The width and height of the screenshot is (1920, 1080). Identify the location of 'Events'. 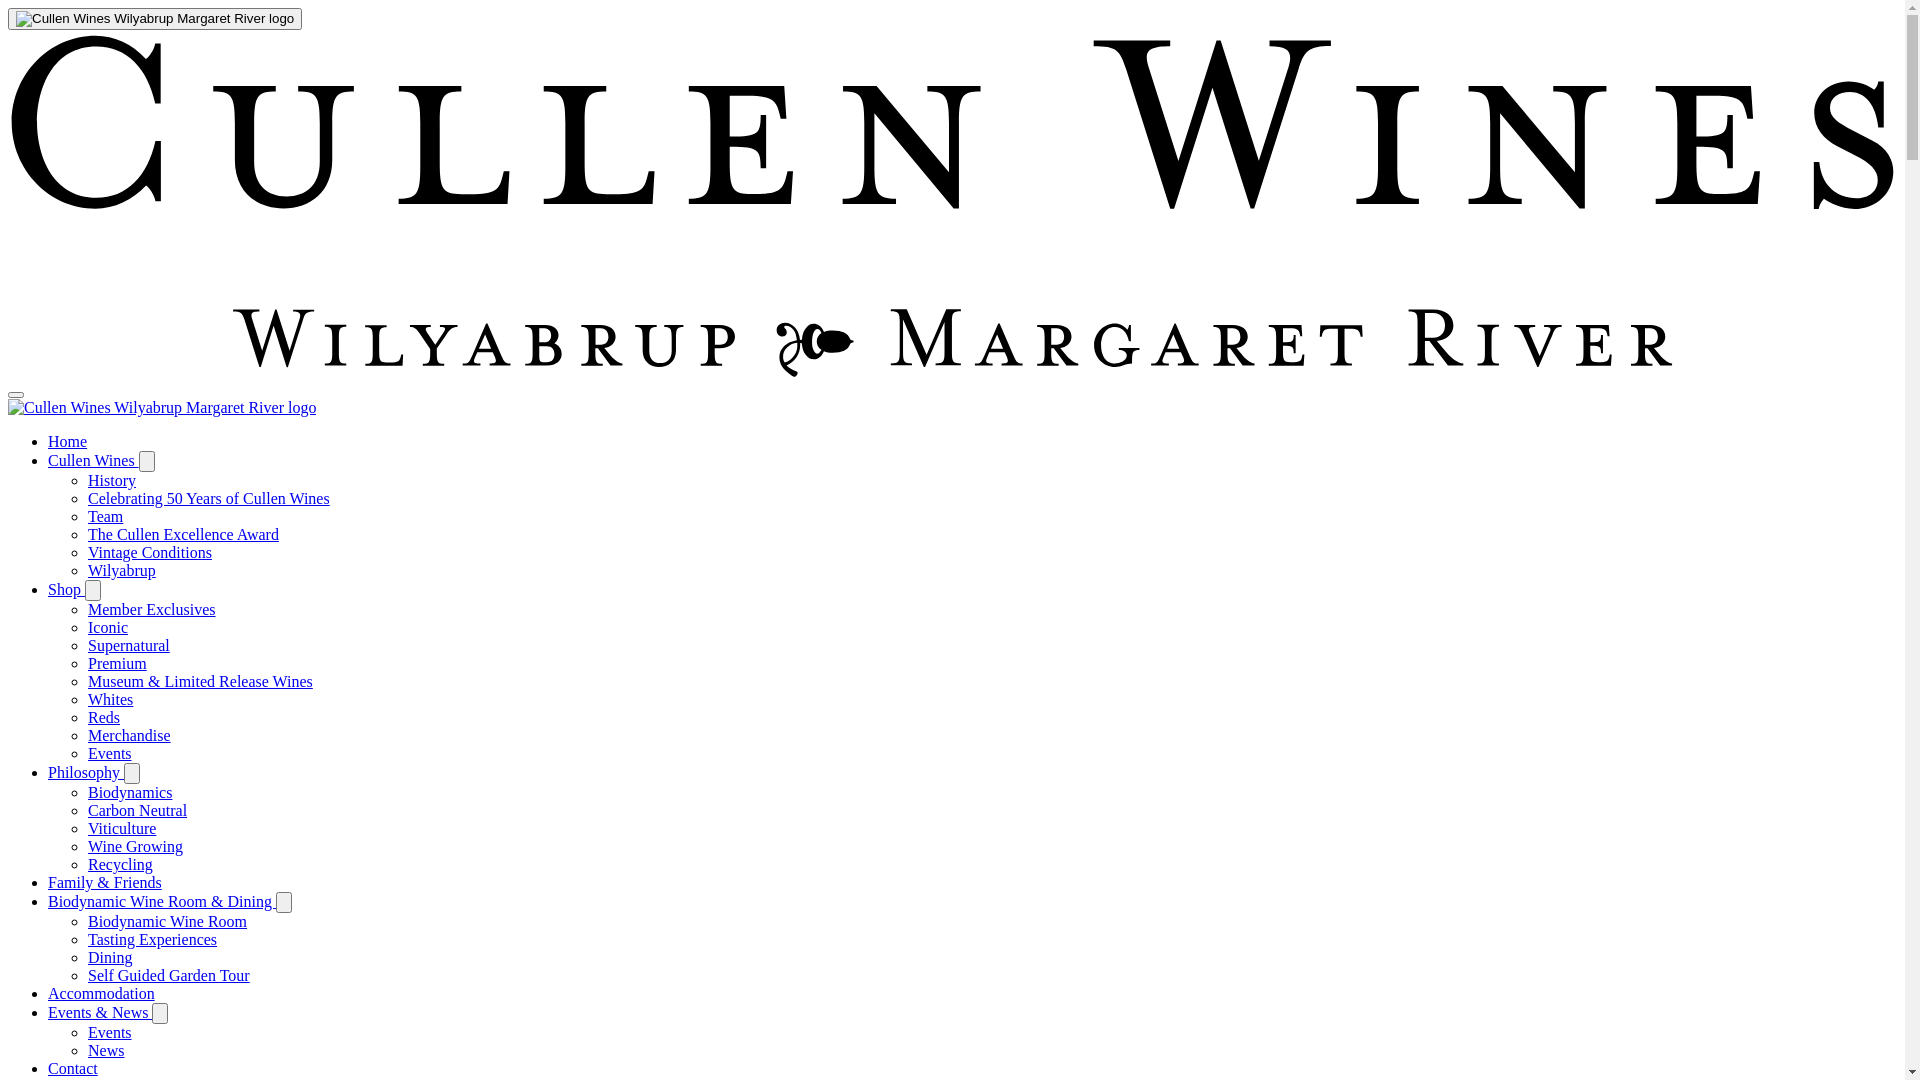
(109, 753).